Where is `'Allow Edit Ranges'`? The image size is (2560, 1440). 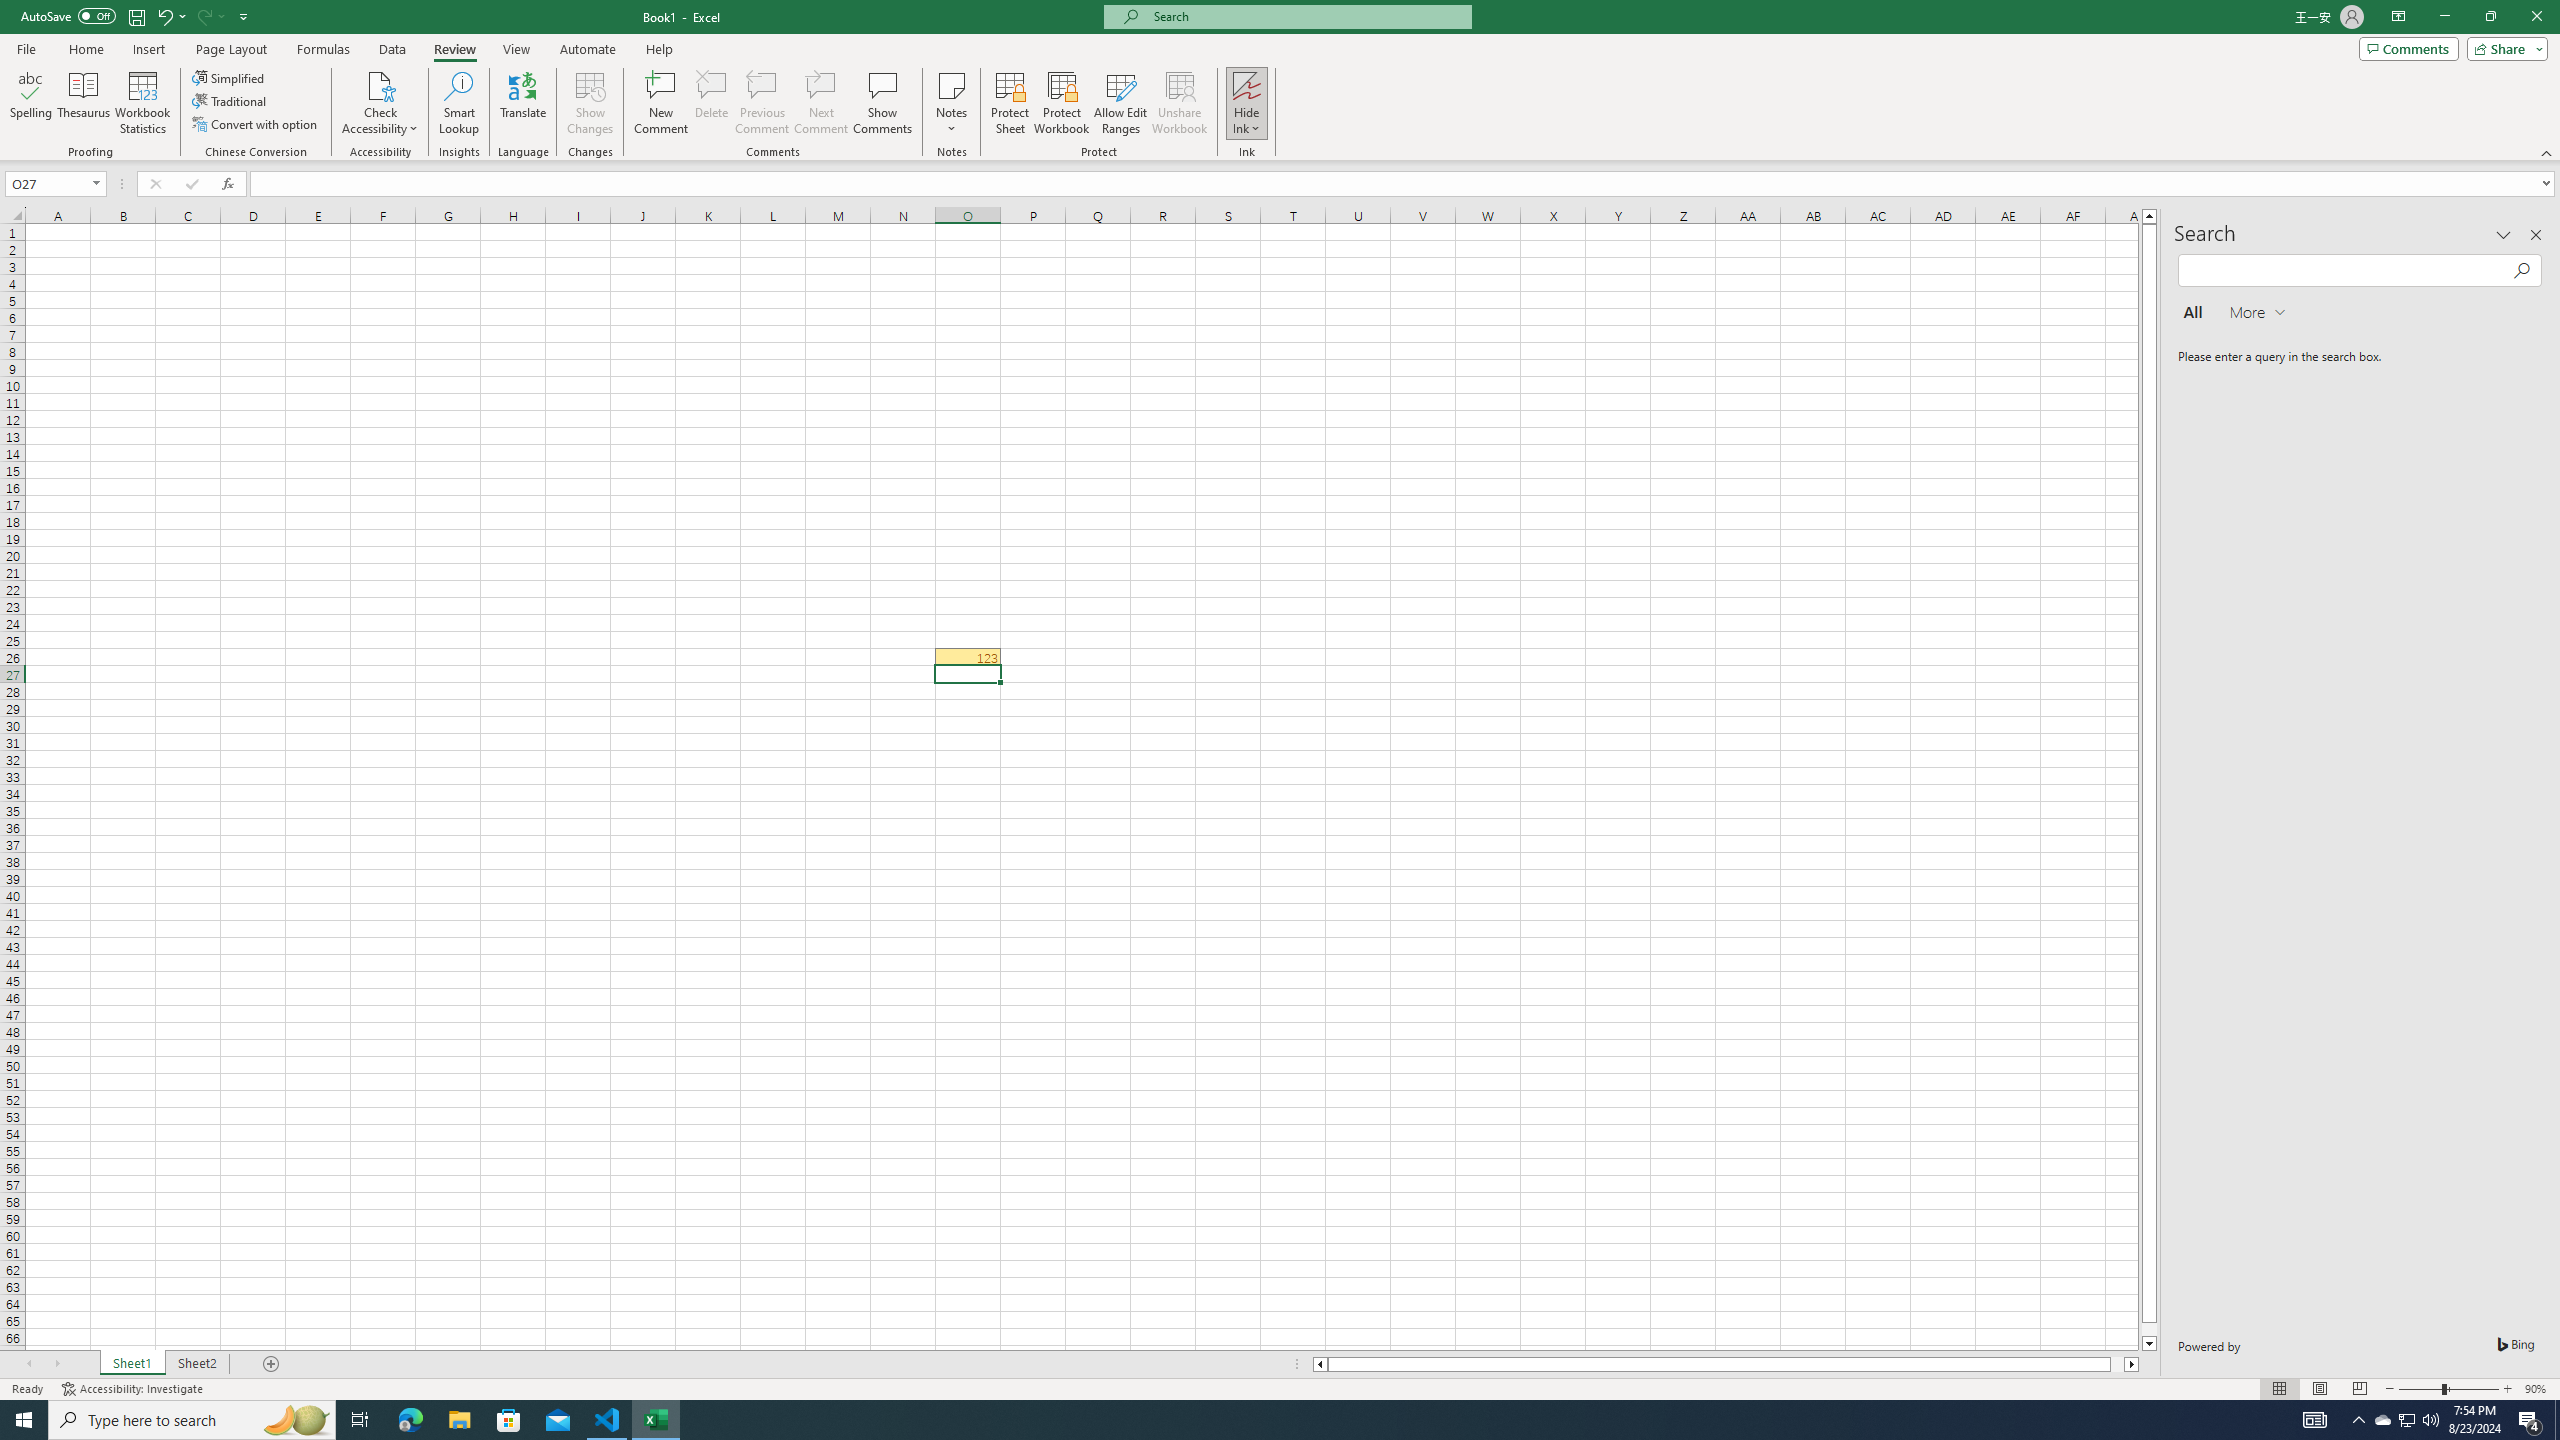 'Allow Edit Ranges' is located at coordinates (1121, 103).